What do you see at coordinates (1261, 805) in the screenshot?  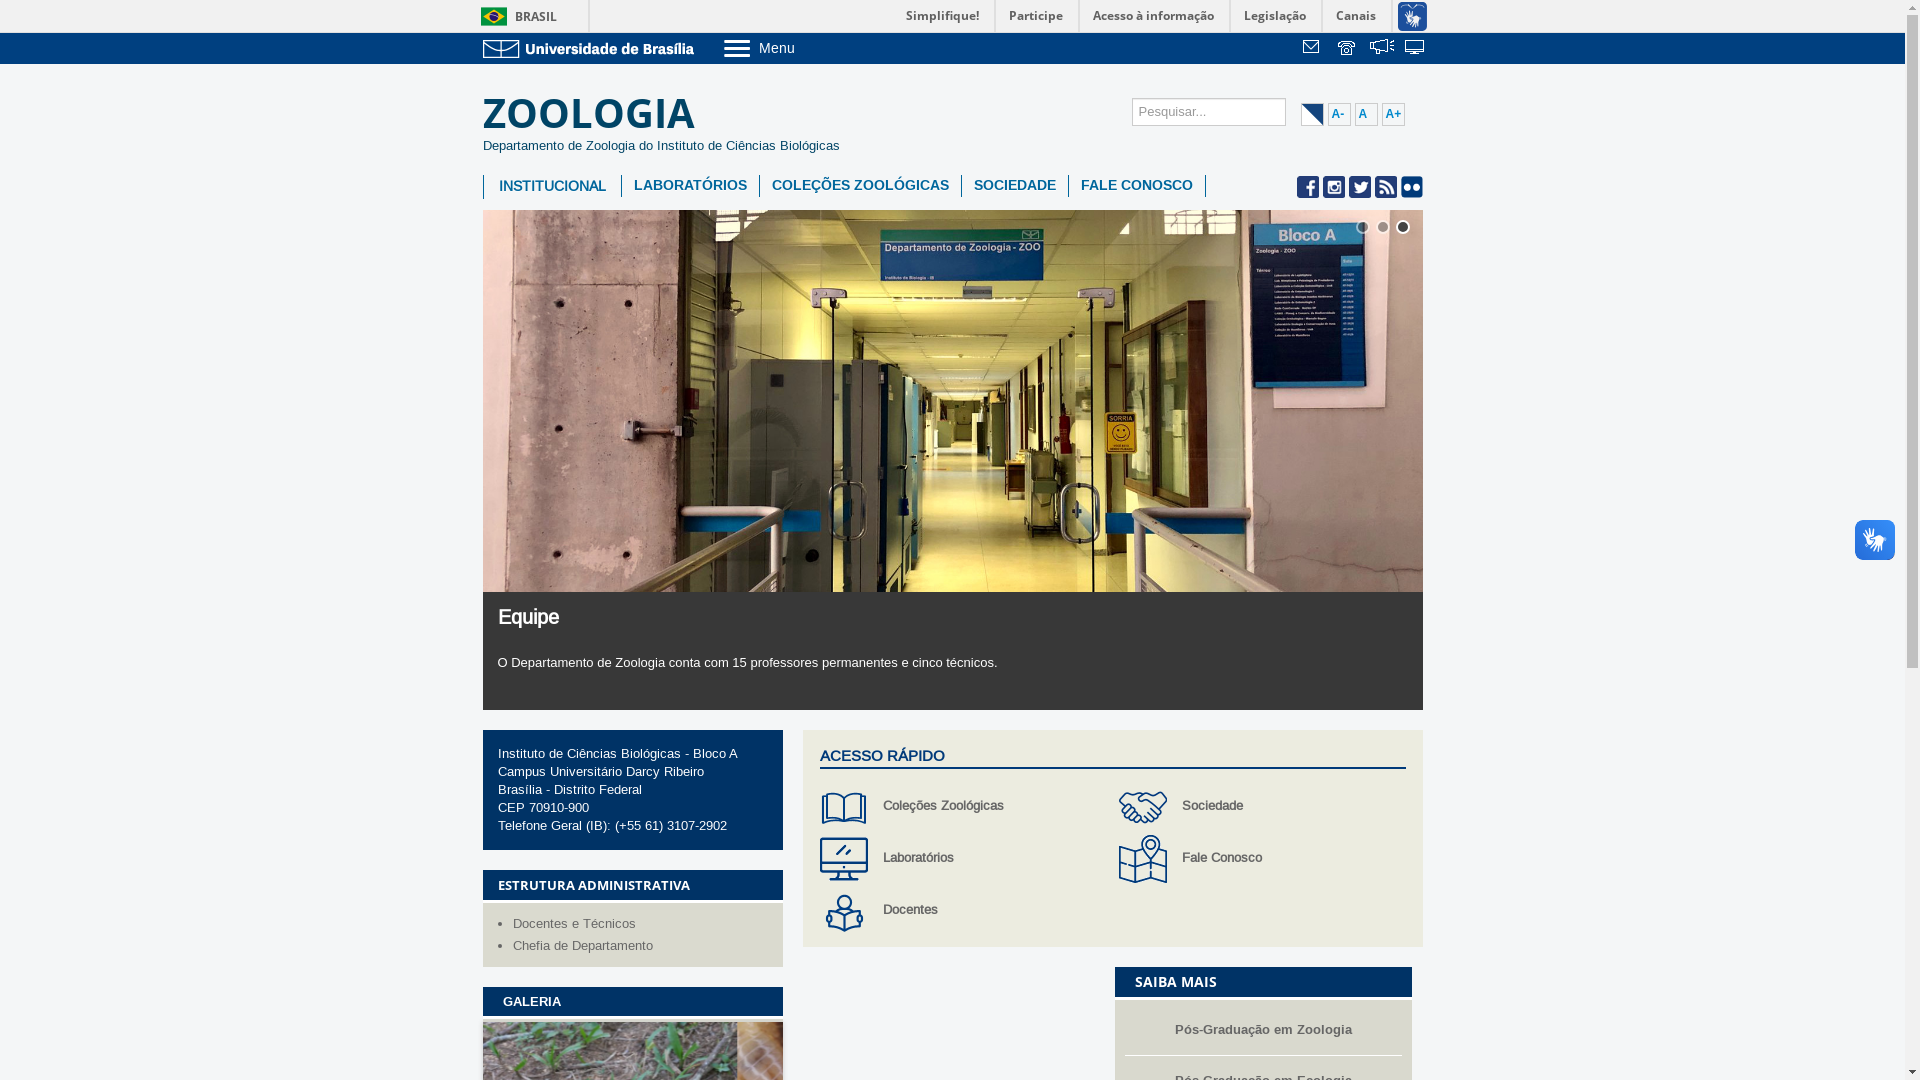 I see `'Sociedade'` at bounding box center [1261, 805].